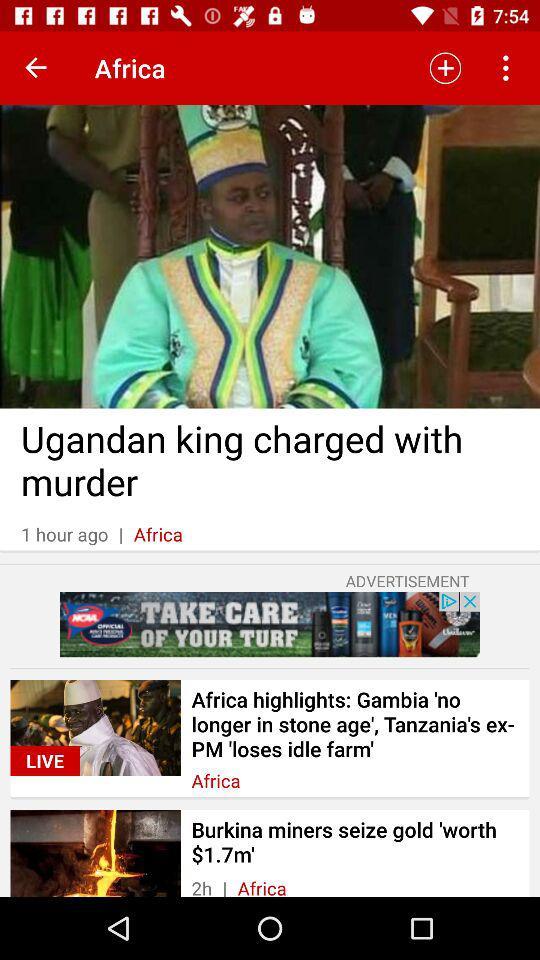 The height and width of the screenshot is (960, 540). Describe the element at coordinates (445, 68) in the screenshot. I see `at the icon right side of africa` at that location.